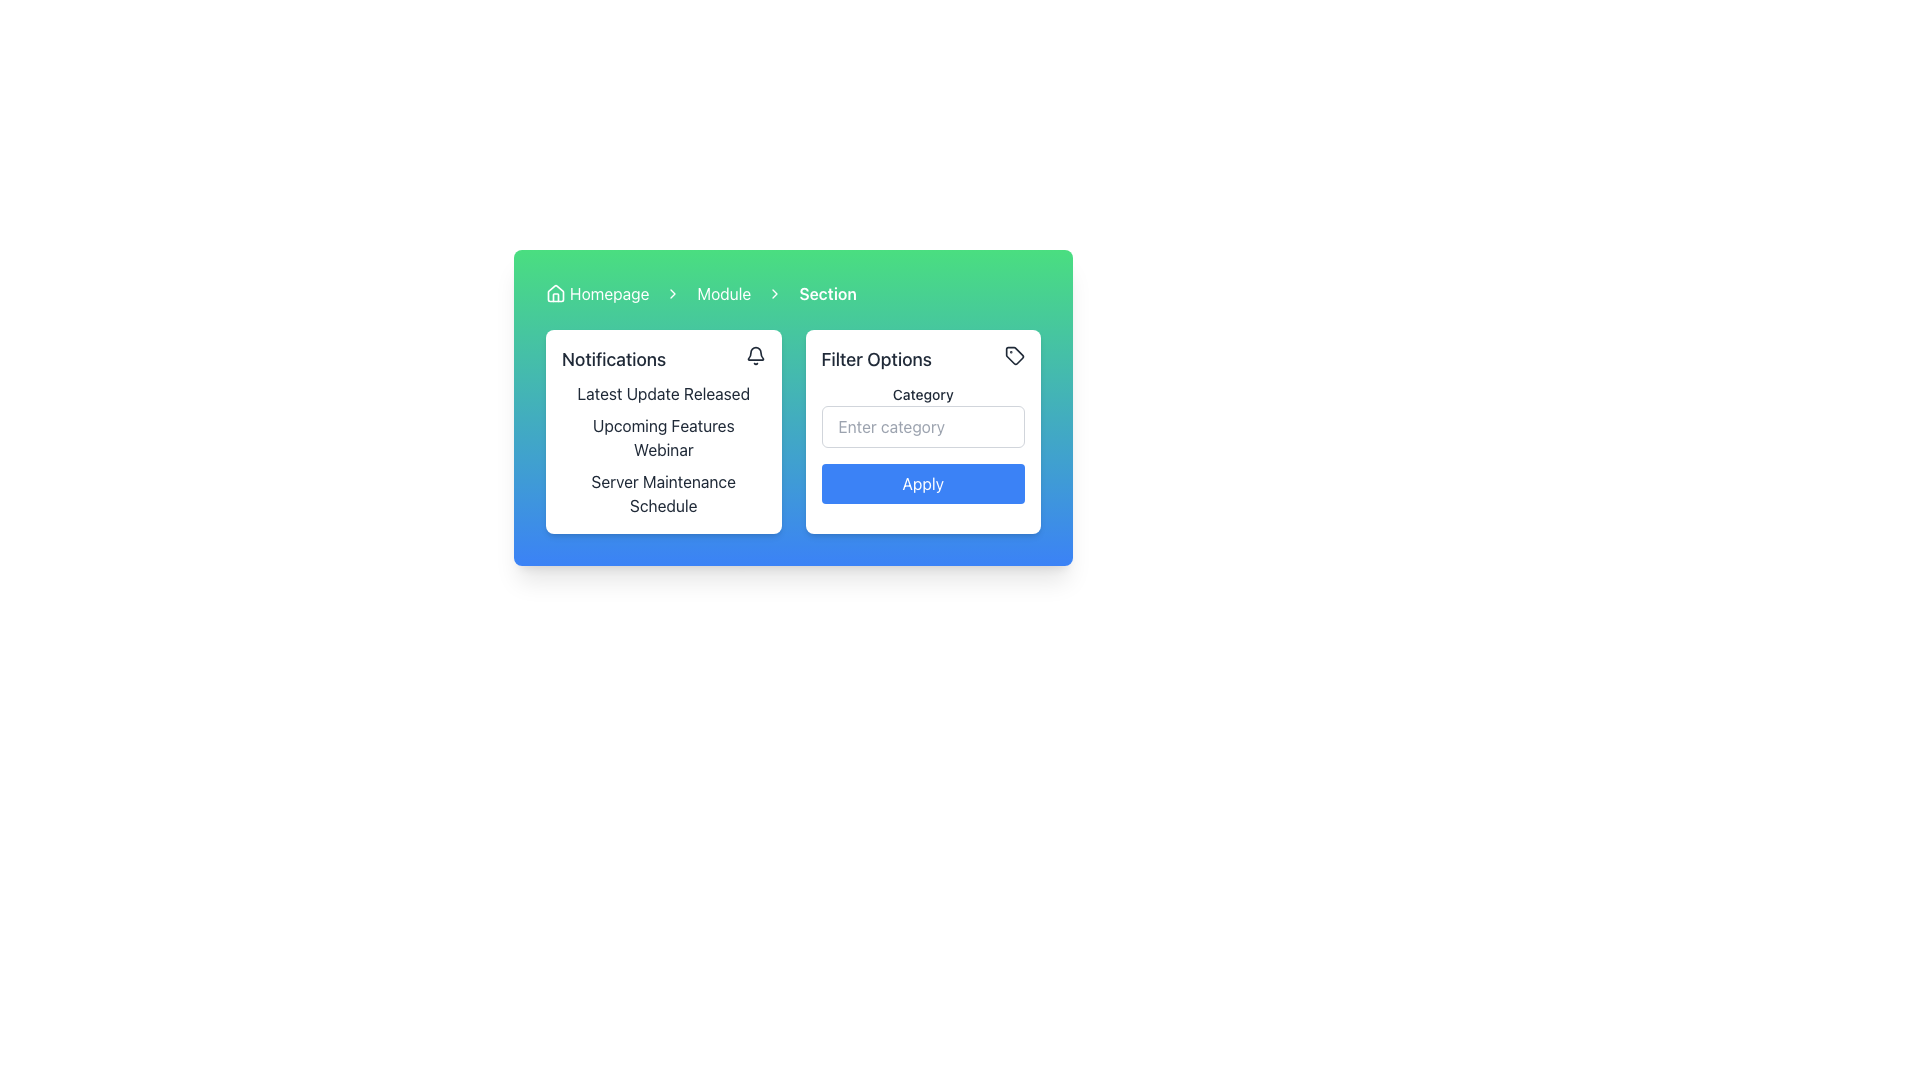  I want to click on the house icon in the breadcrumb navigation bar, which is positioned to the left of the 'Homepage' label, so click(556, 293).